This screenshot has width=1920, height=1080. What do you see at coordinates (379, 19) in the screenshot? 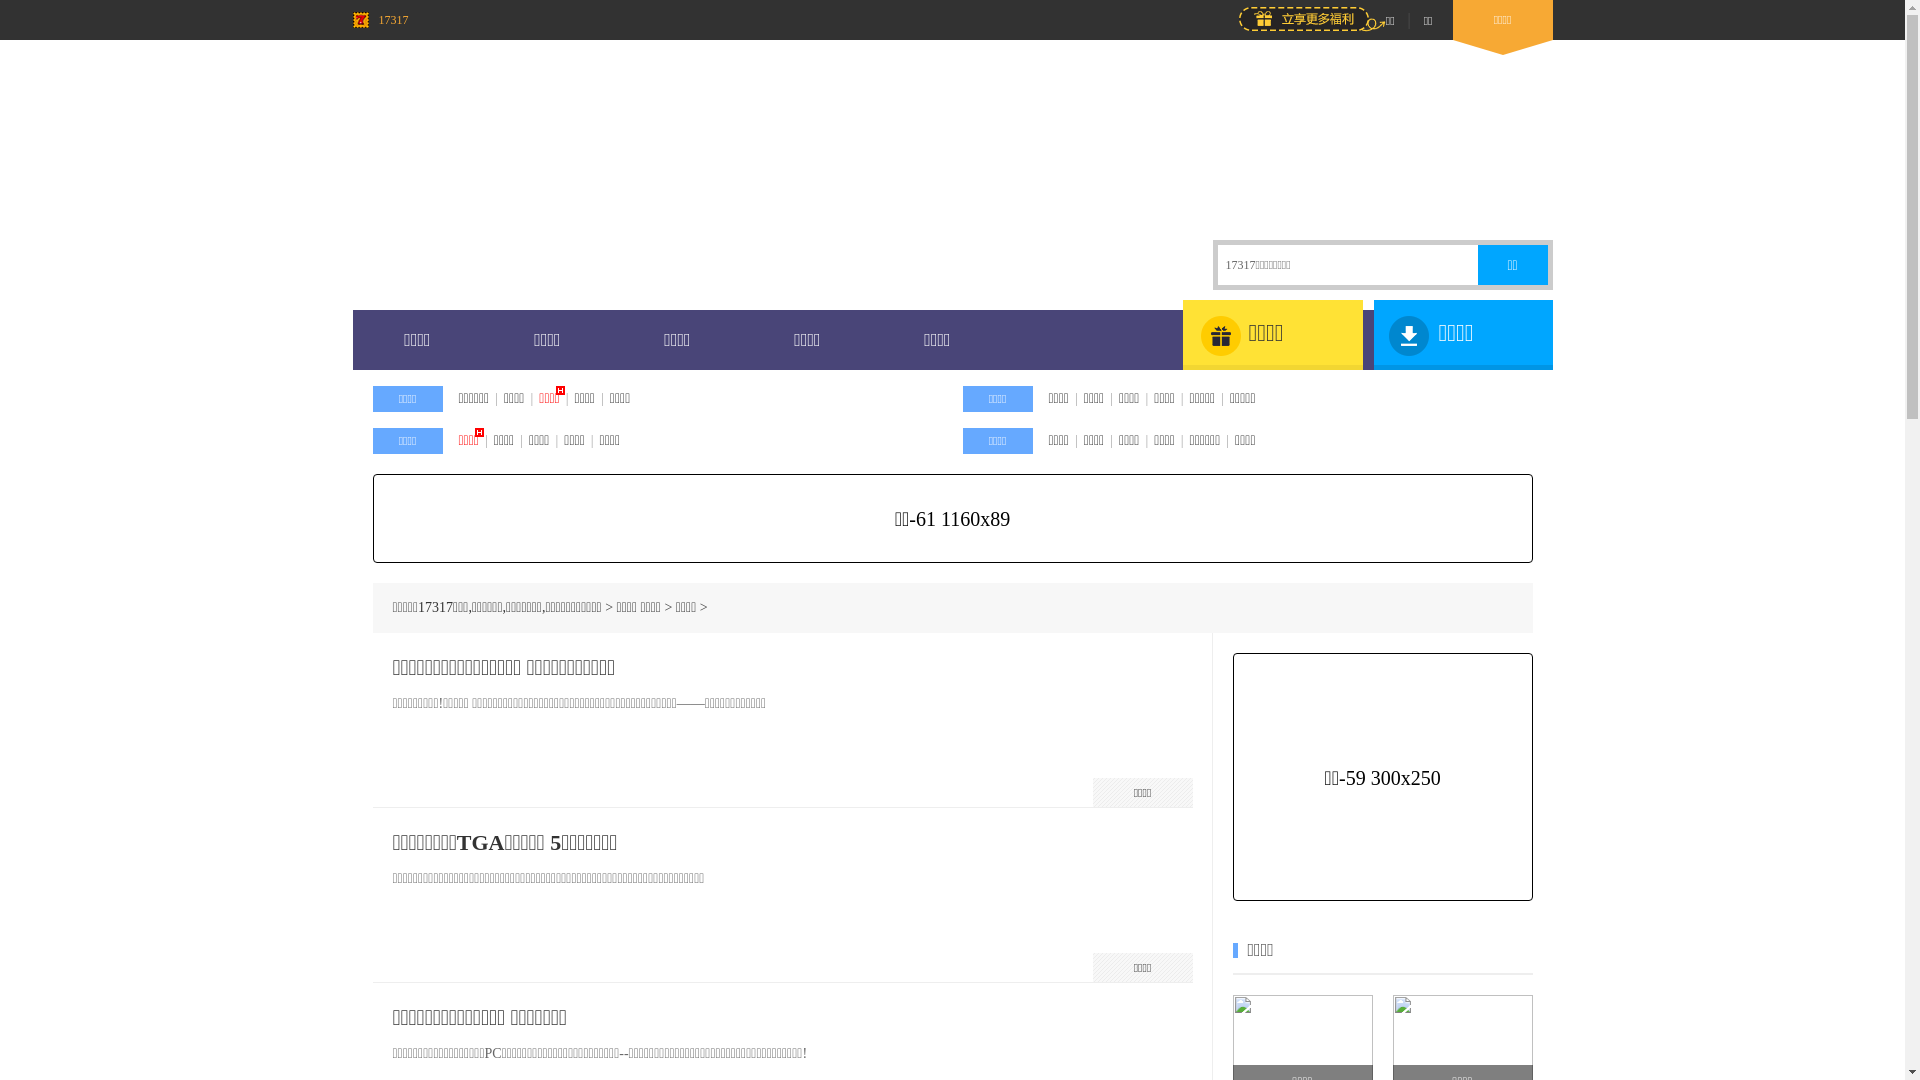
I see `'17317'` at bounding box center [379, 19].